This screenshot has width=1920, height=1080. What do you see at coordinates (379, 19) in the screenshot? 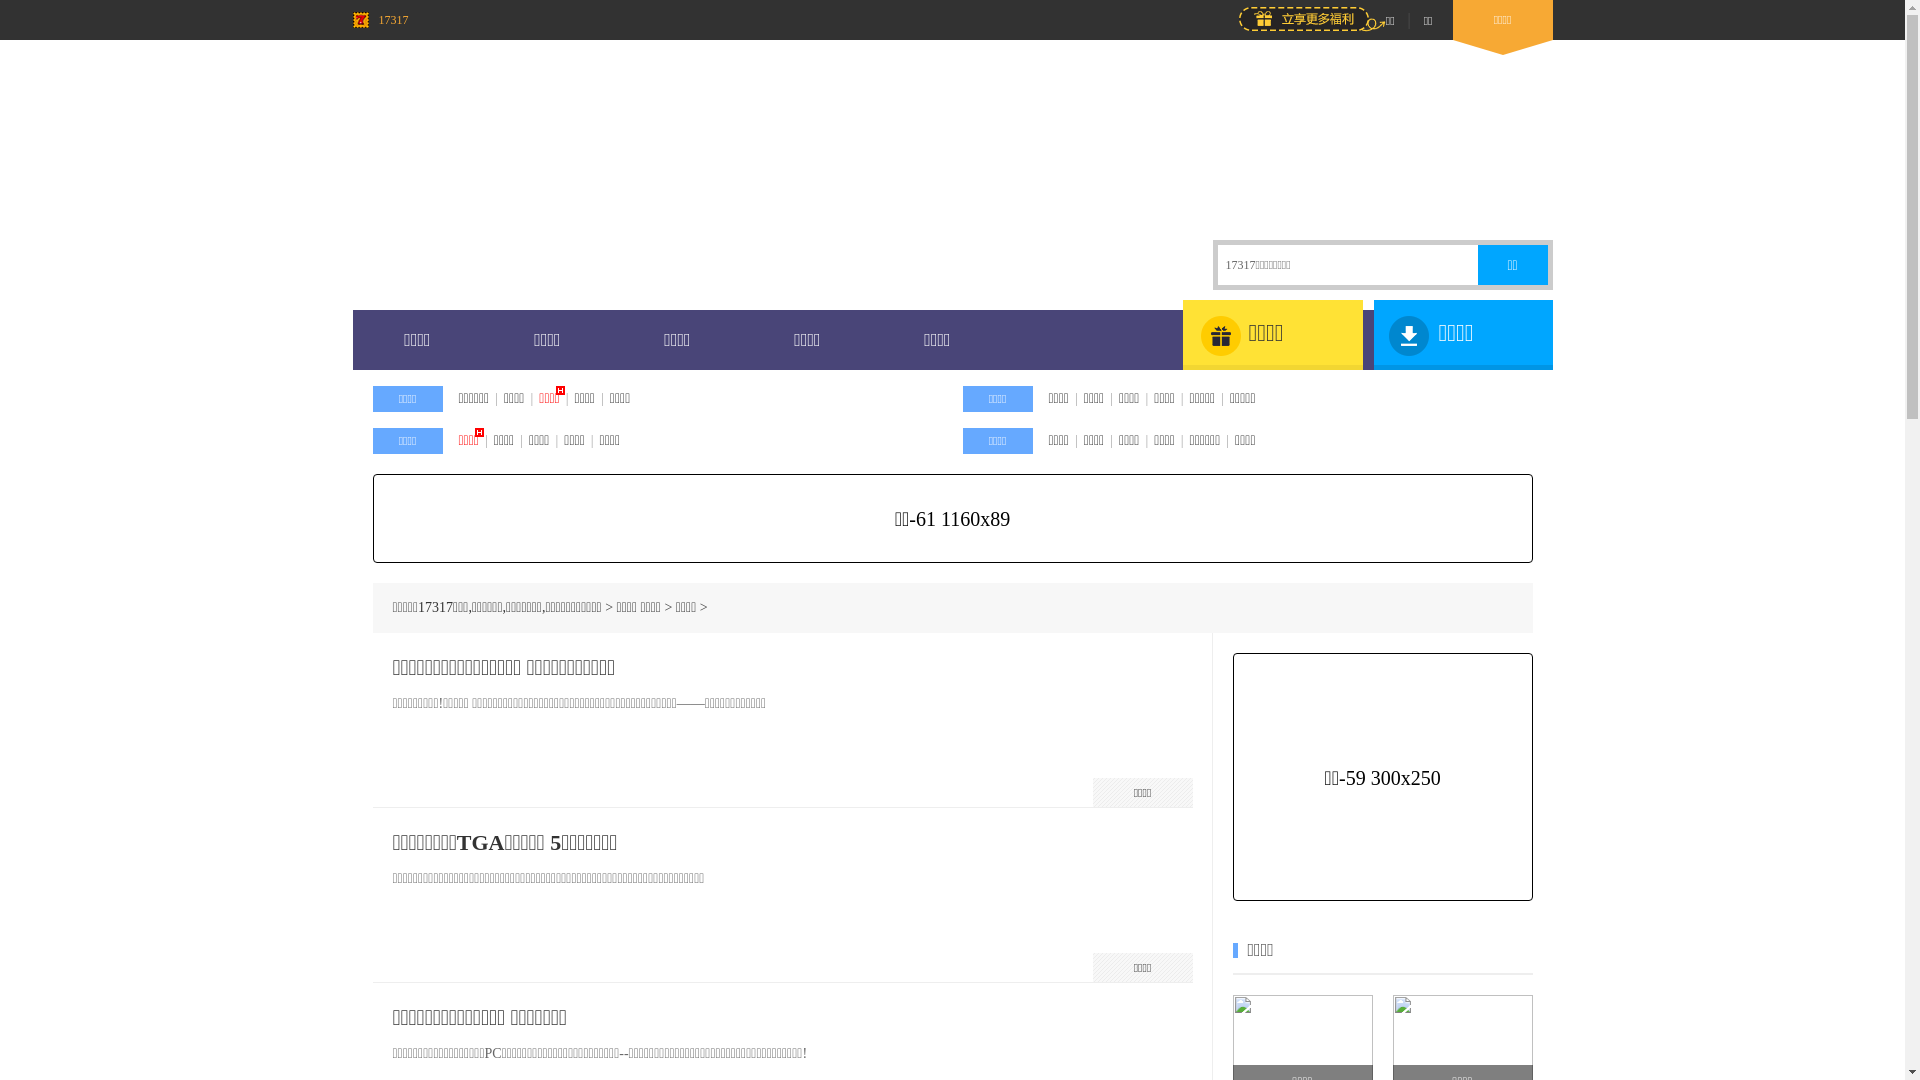
I see `'17317'` at bounding box center [379, 19].